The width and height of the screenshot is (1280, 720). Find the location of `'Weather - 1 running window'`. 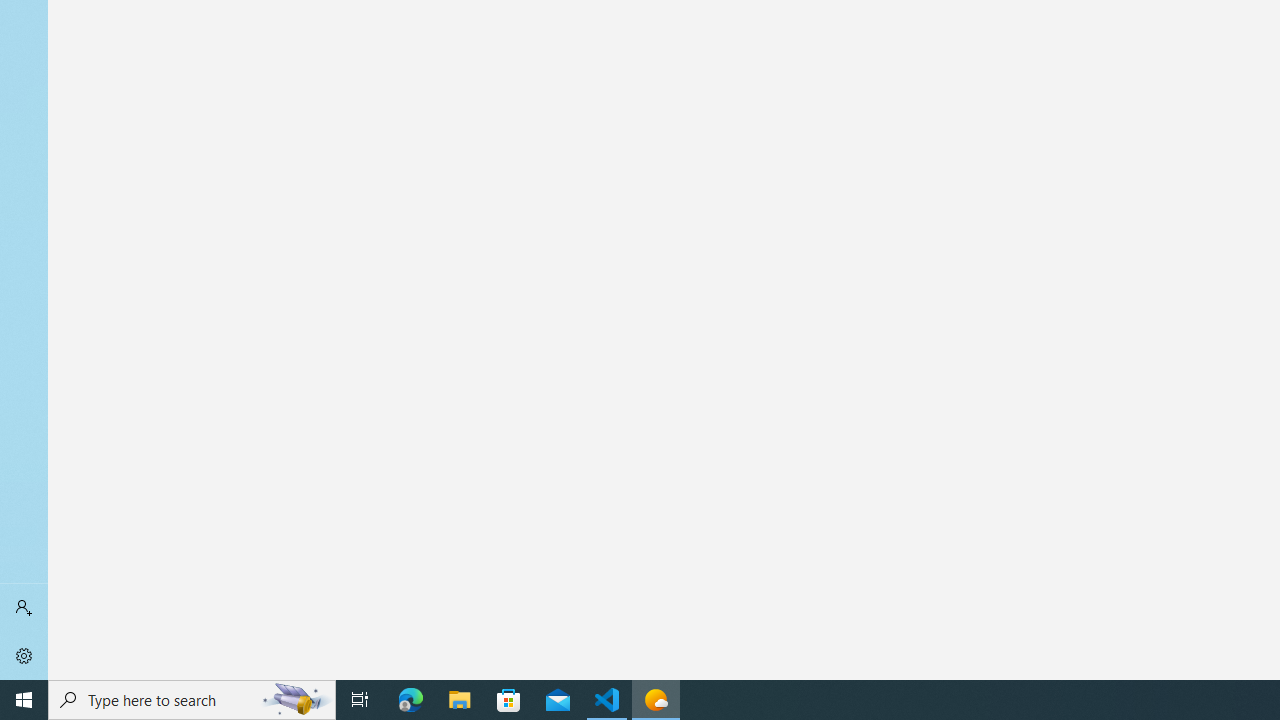

'Weather - 1 running window' is located at coordinates (656, 698).